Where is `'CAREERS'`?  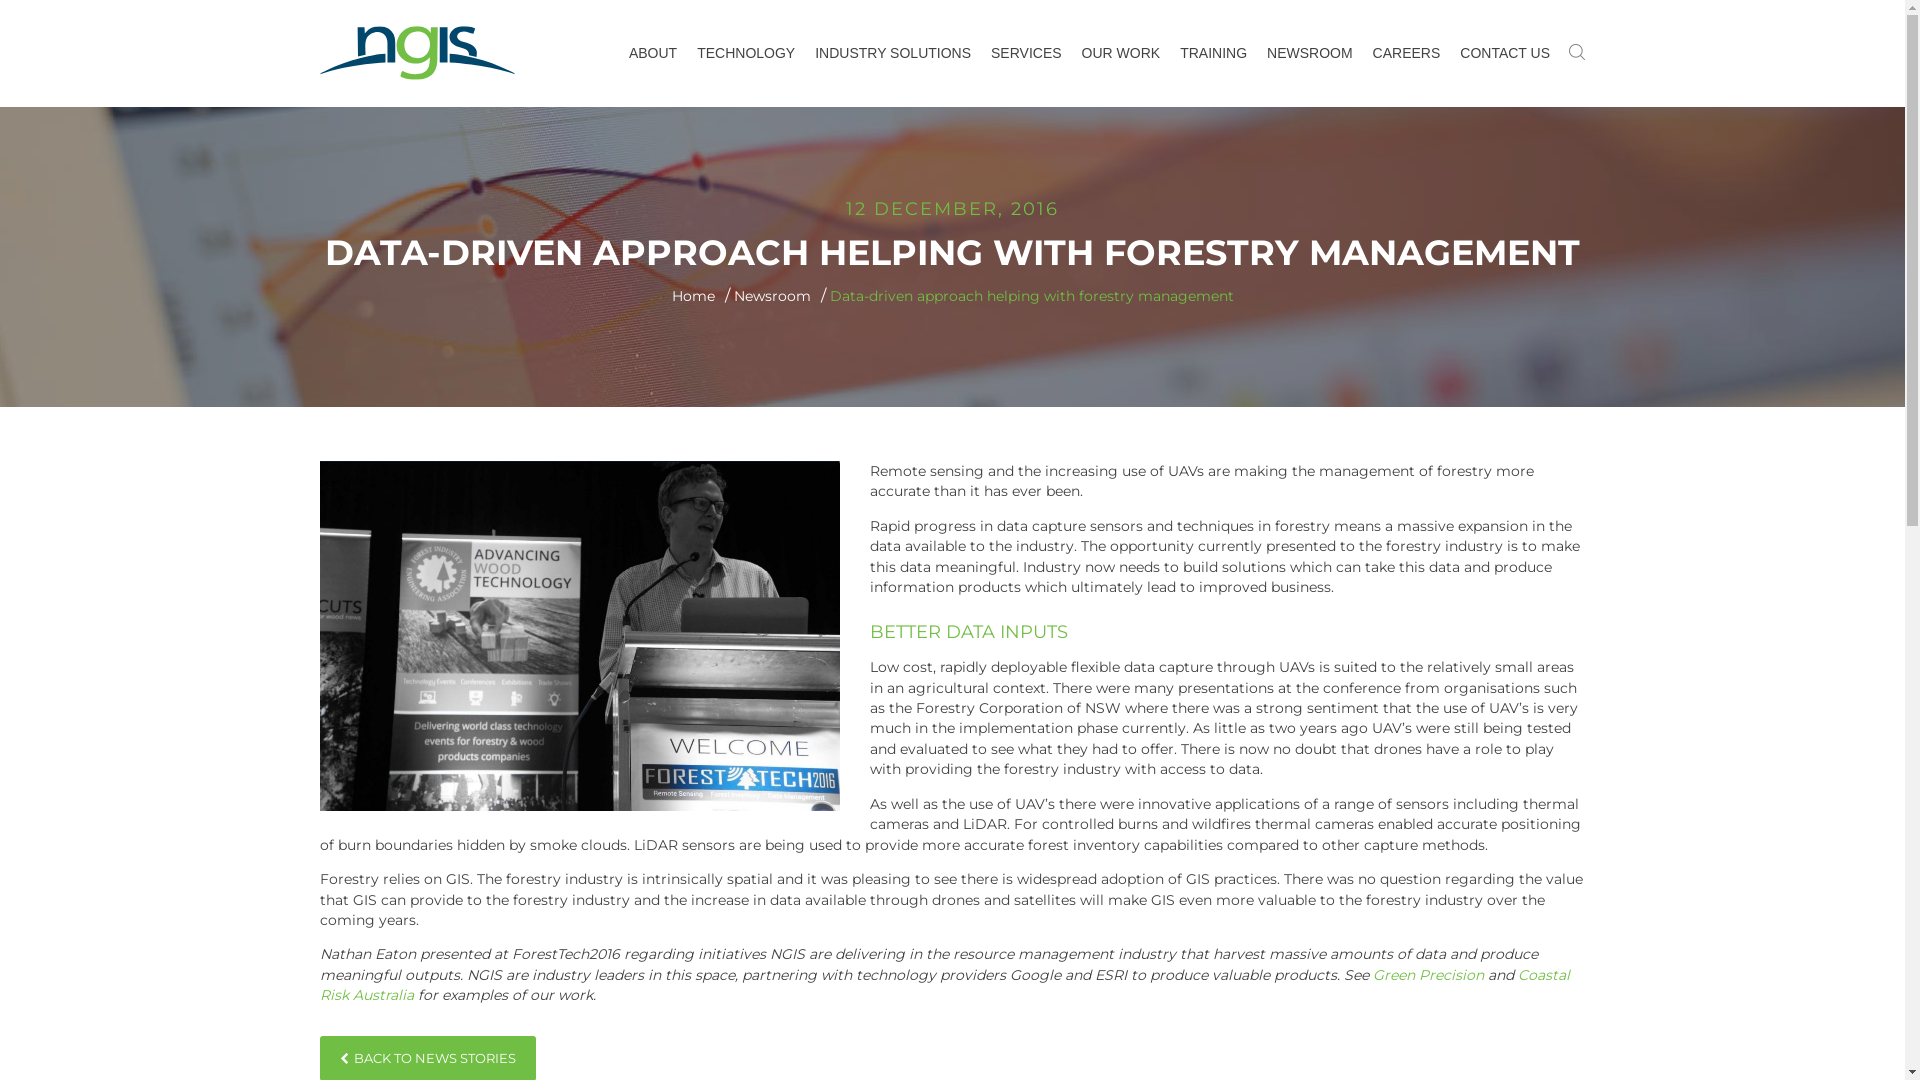
'CAREERS' is located at coordinates (1362, 52).